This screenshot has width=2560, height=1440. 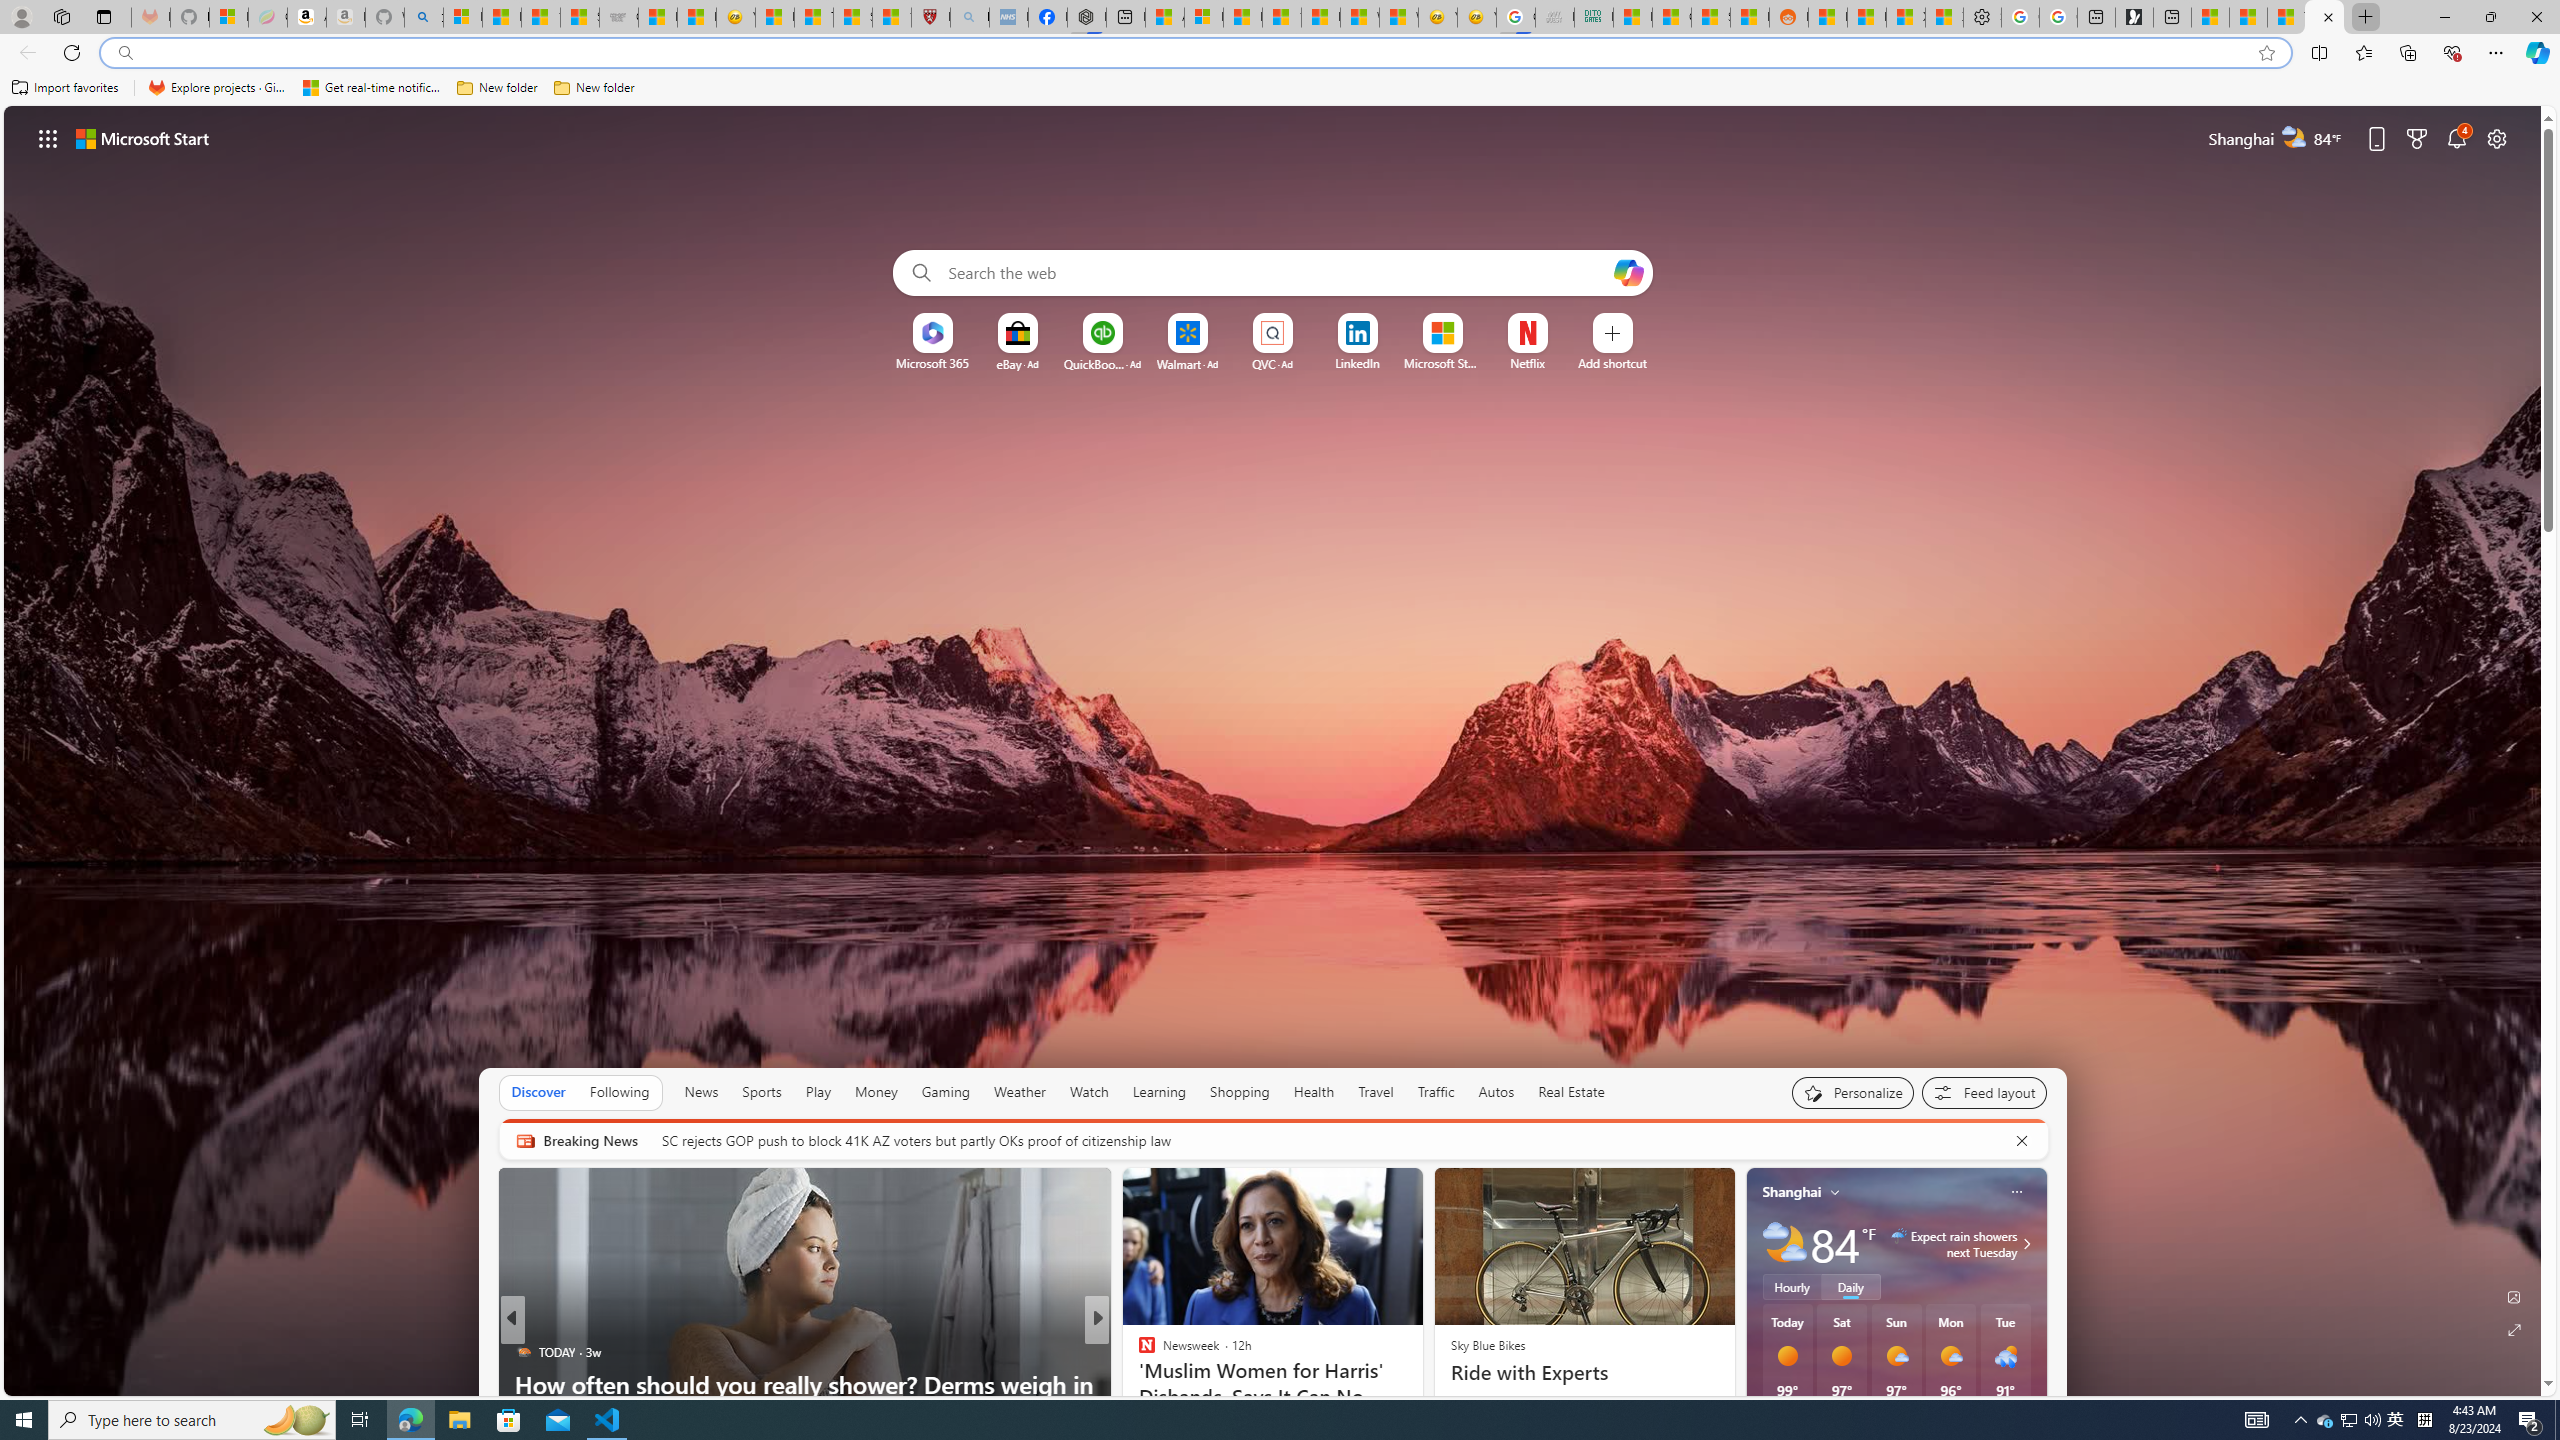 I want to click on 'Daily', so click(x=1850, y=1286).